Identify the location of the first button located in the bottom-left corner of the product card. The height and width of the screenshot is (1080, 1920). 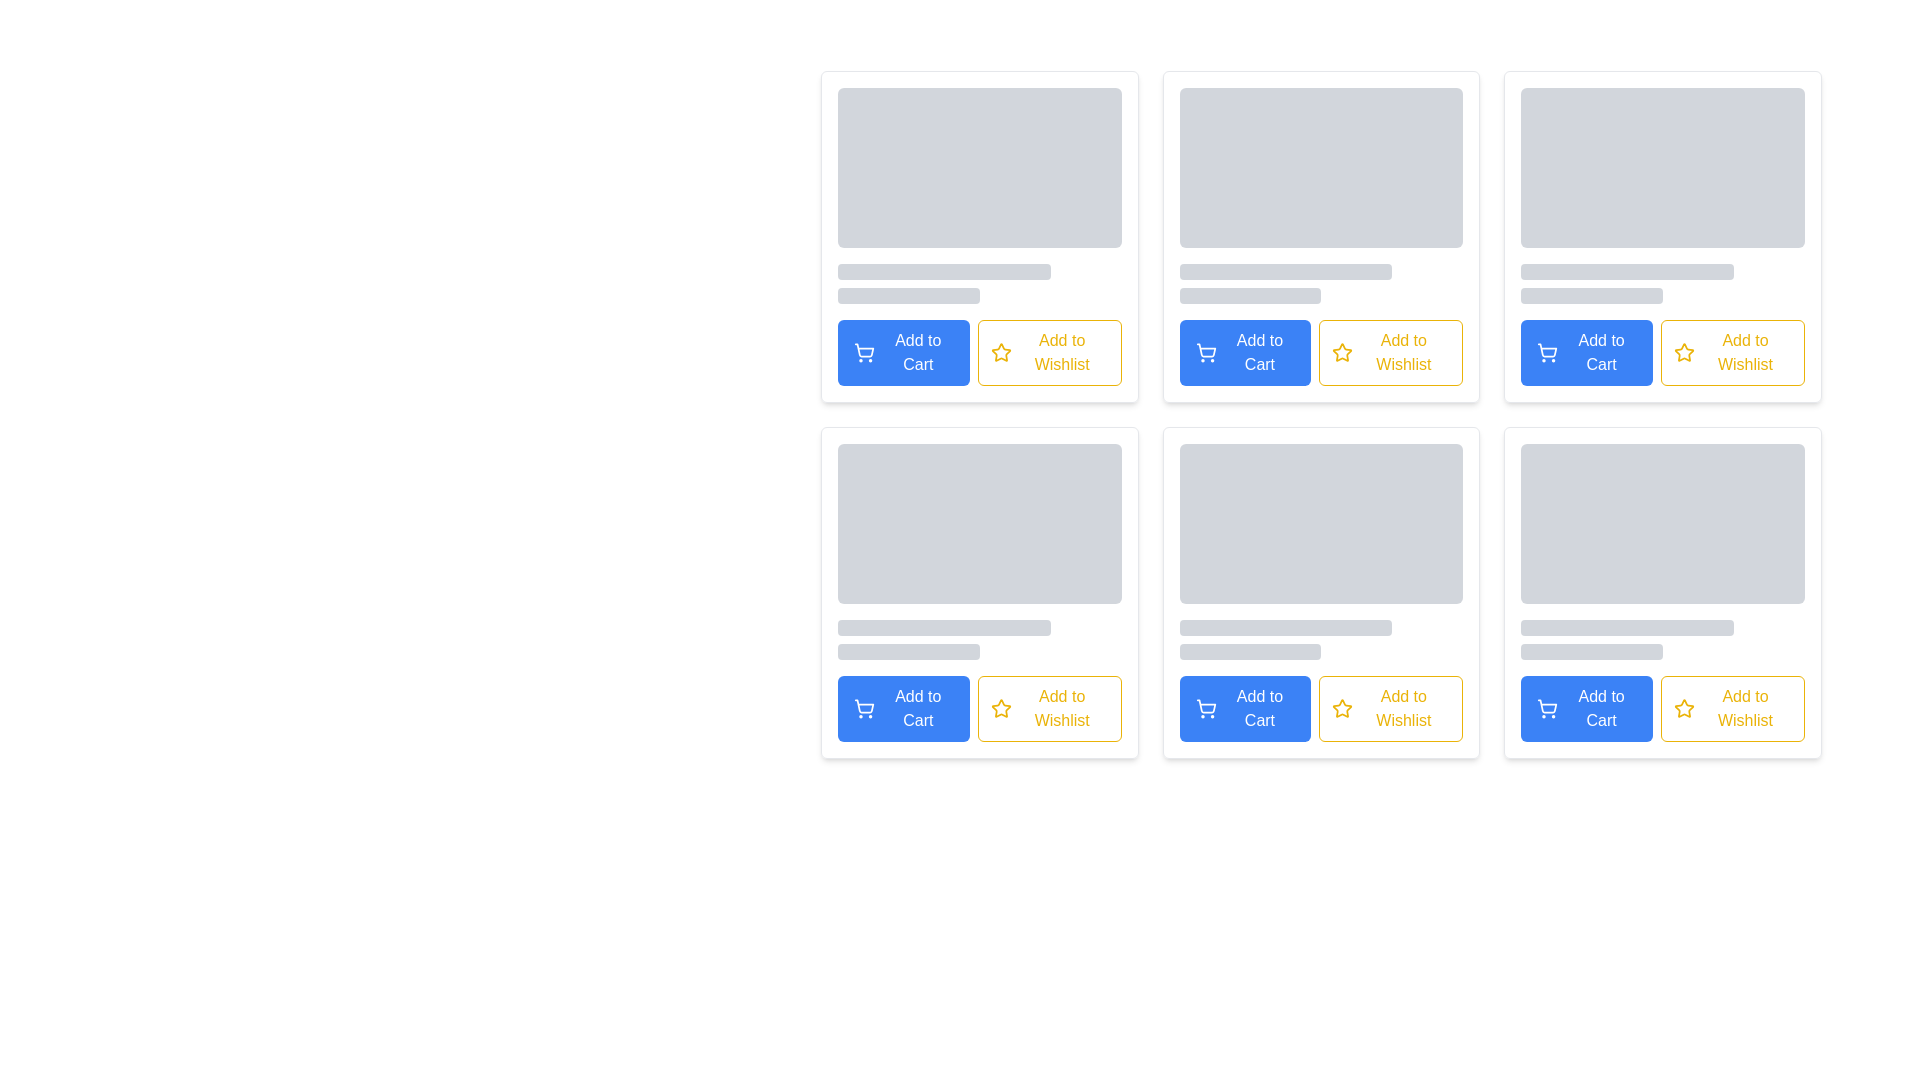
(902, 708).